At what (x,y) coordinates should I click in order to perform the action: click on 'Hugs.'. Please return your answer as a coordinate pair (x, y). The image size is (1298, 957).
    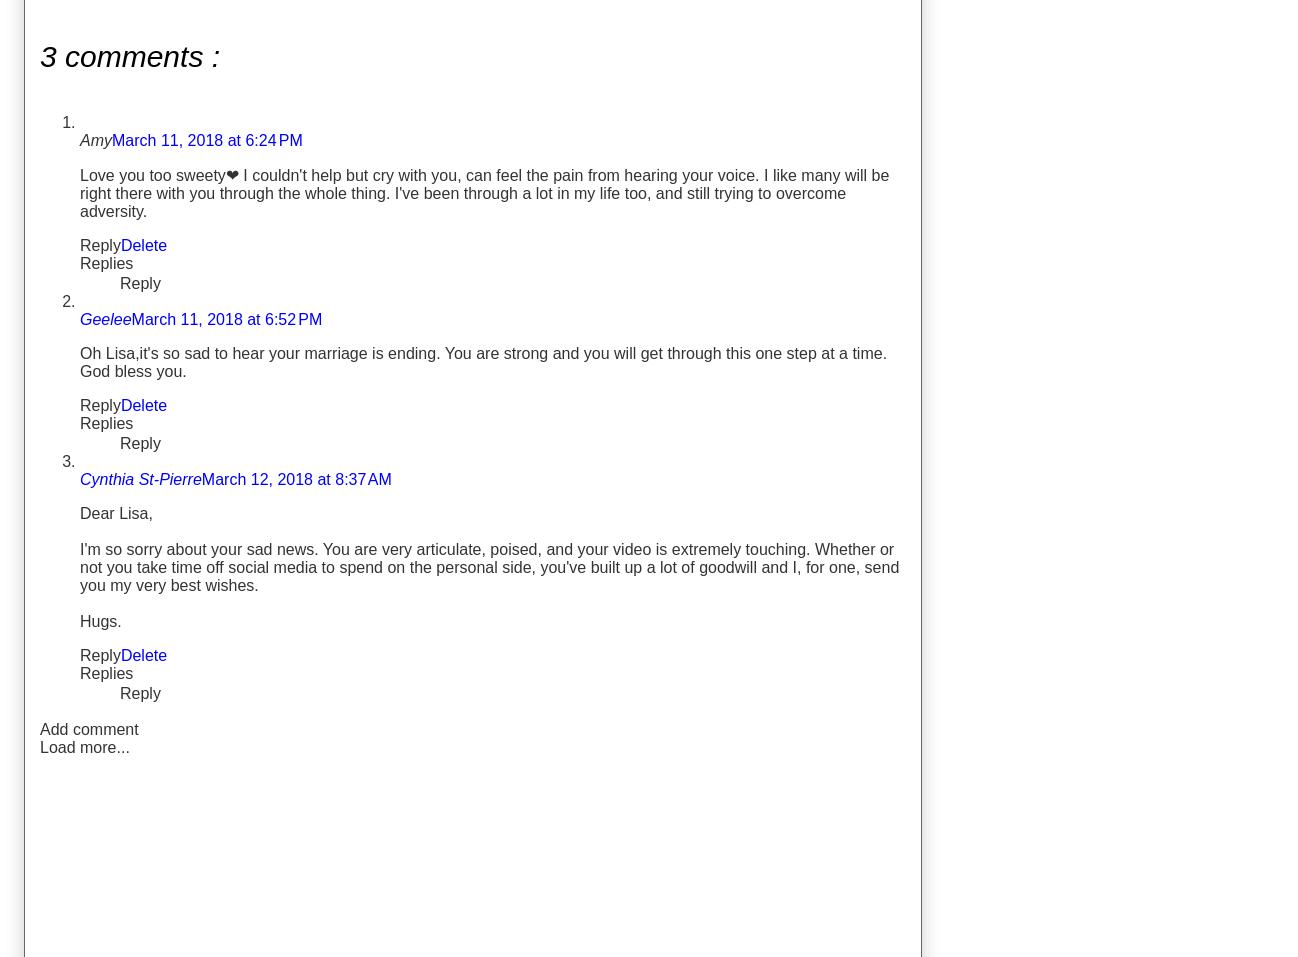
    Looking at the image, I should click on (100, 619).